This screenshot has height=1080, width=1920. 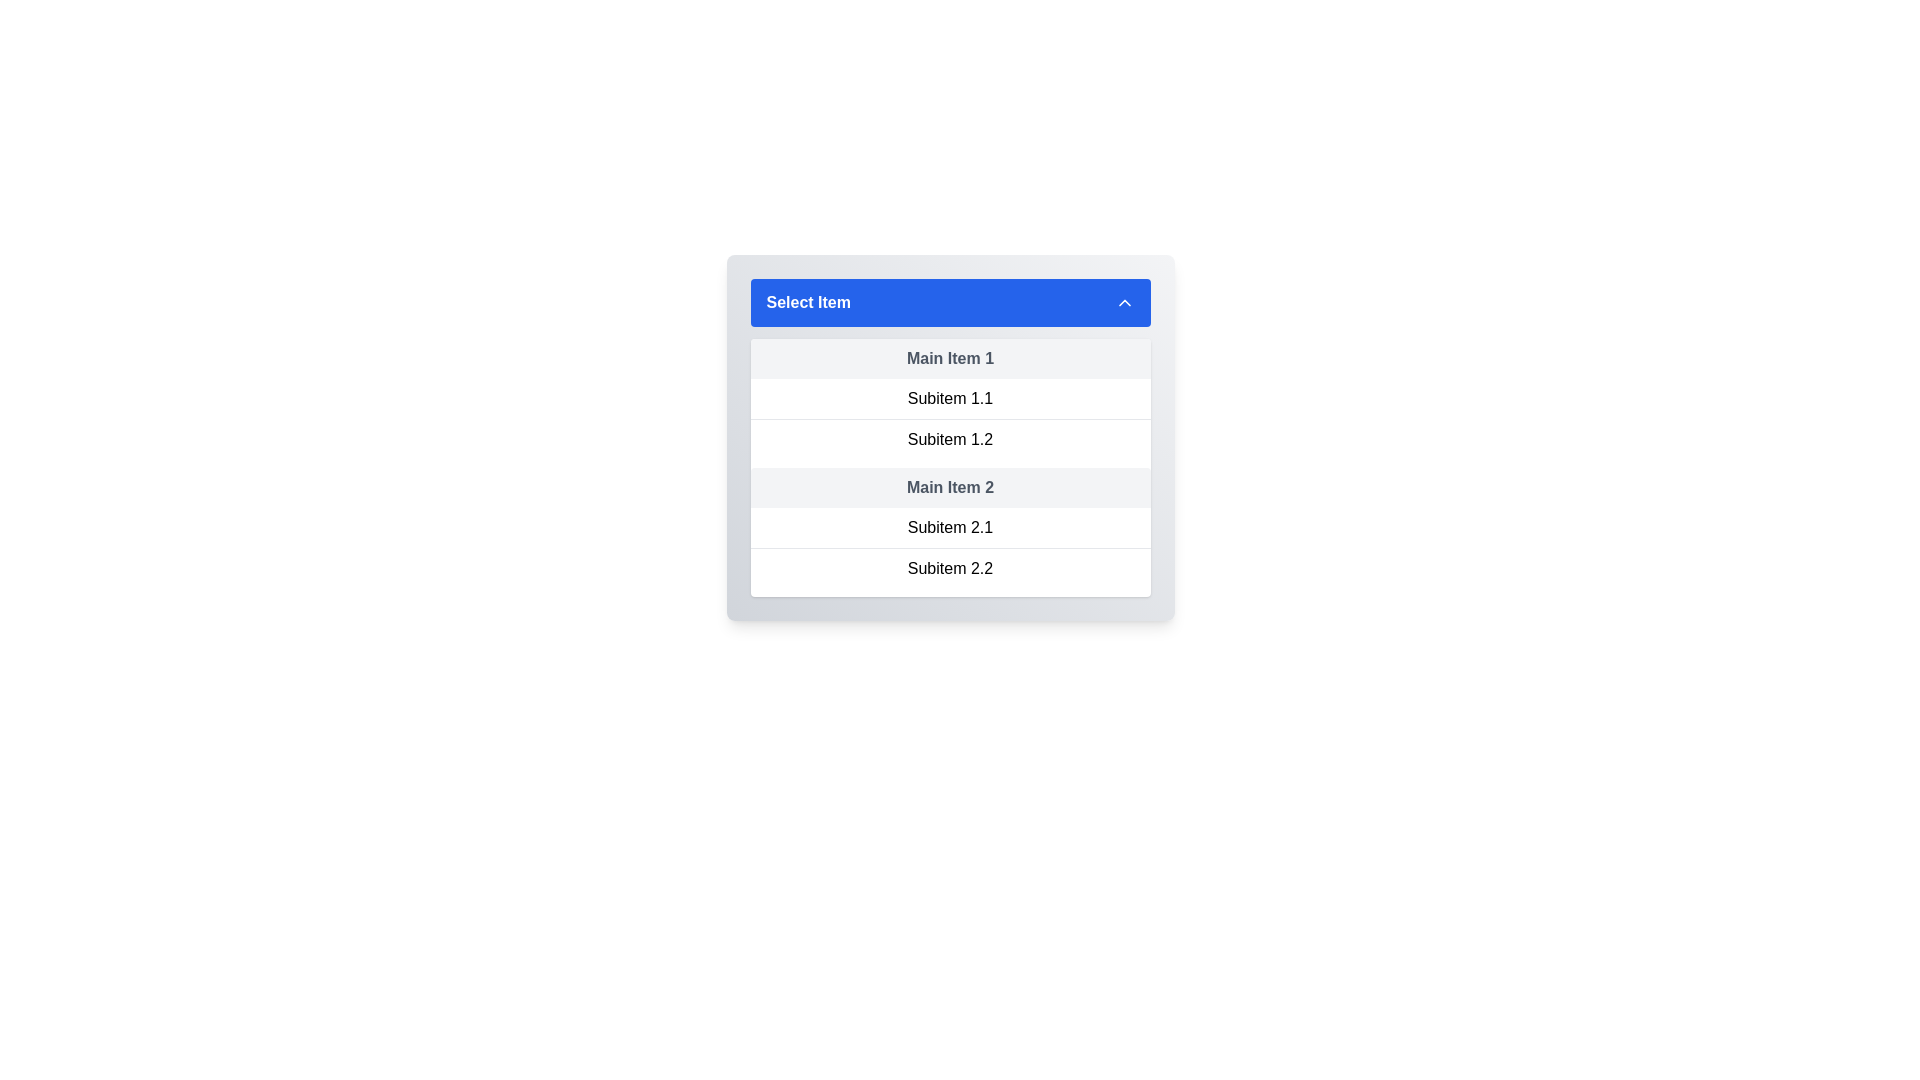 What do you see at coordinates (949, 357) in the screenshot?
I see `the static text label or subgroup header located below the blue header labeled 'Select Item' in the dropdown menu` at bounding box center [949, 357].